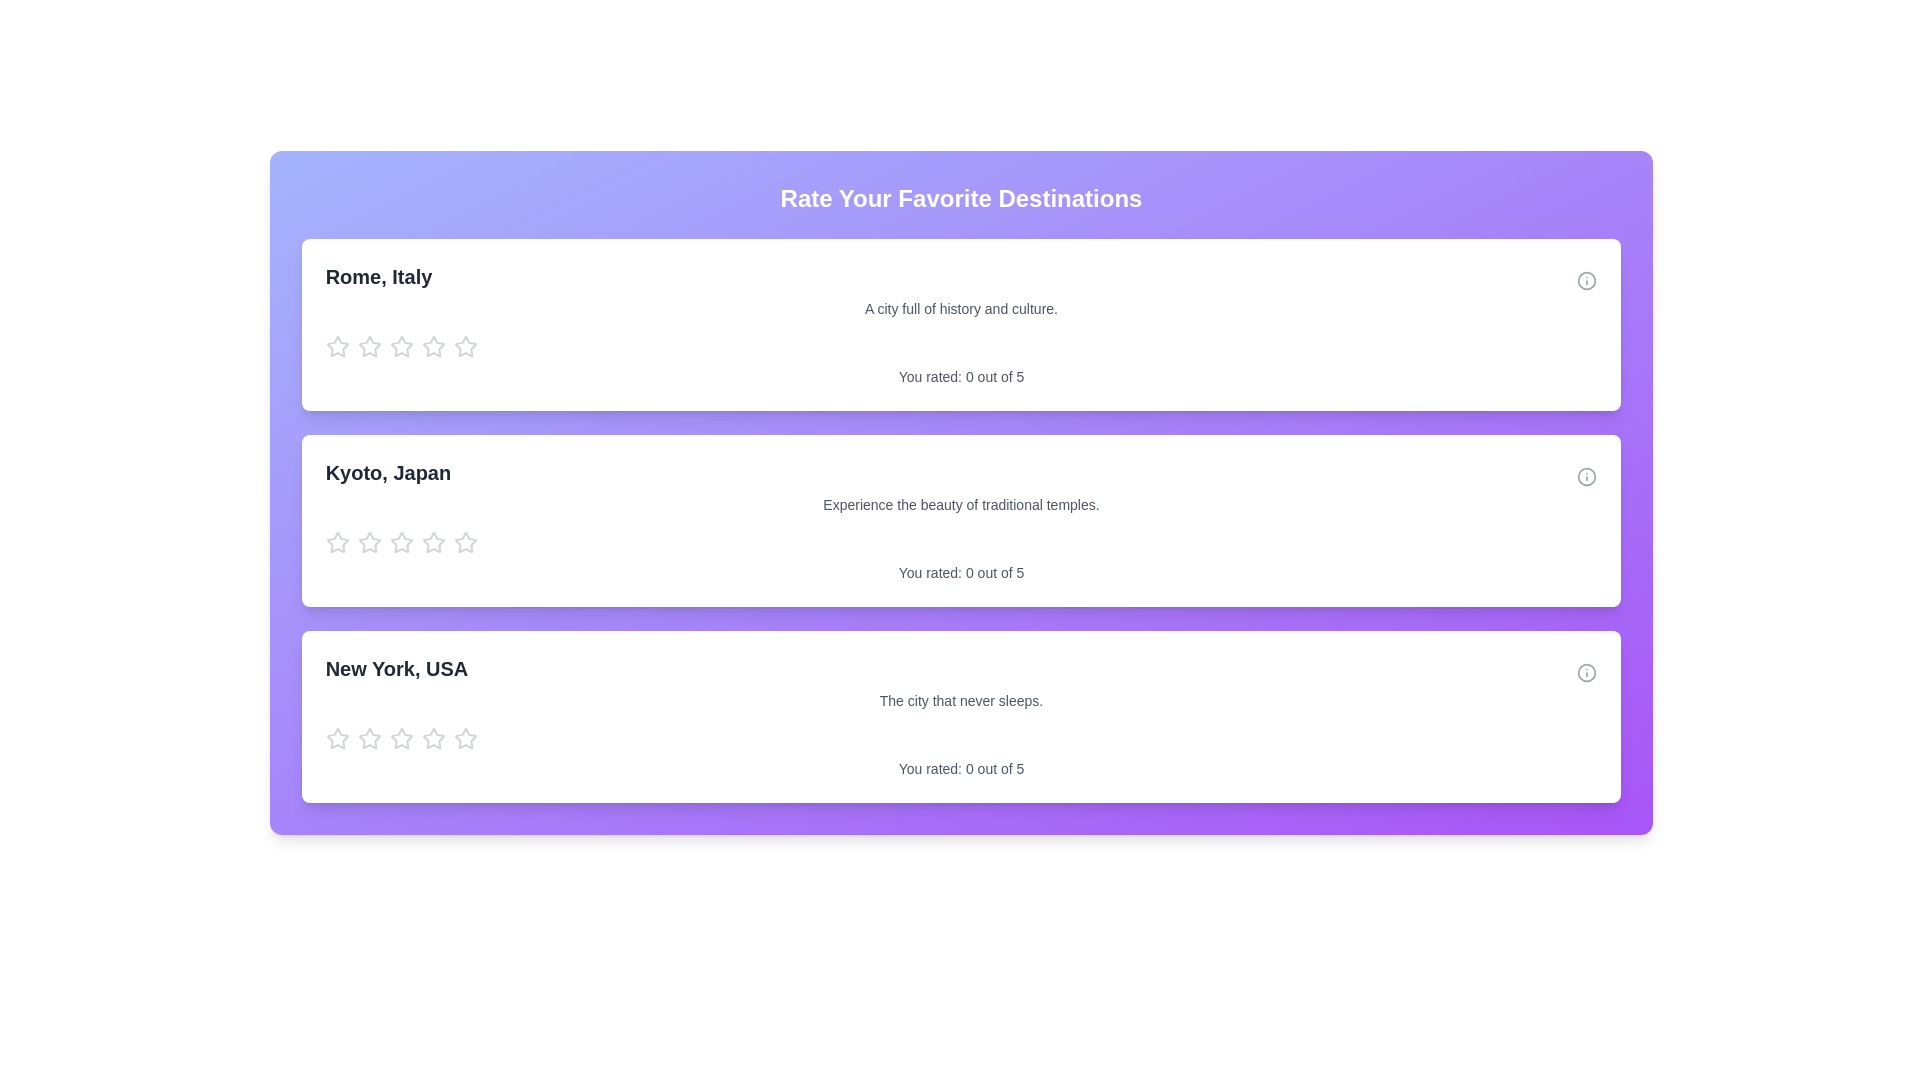 The height and width of the screenshot is (1080, 1920). Describe the element at coordinates (337, 542) in the screenshot. I see `the first star-shaped rating icon under the 'Kyoto, Japan' title` at that location.